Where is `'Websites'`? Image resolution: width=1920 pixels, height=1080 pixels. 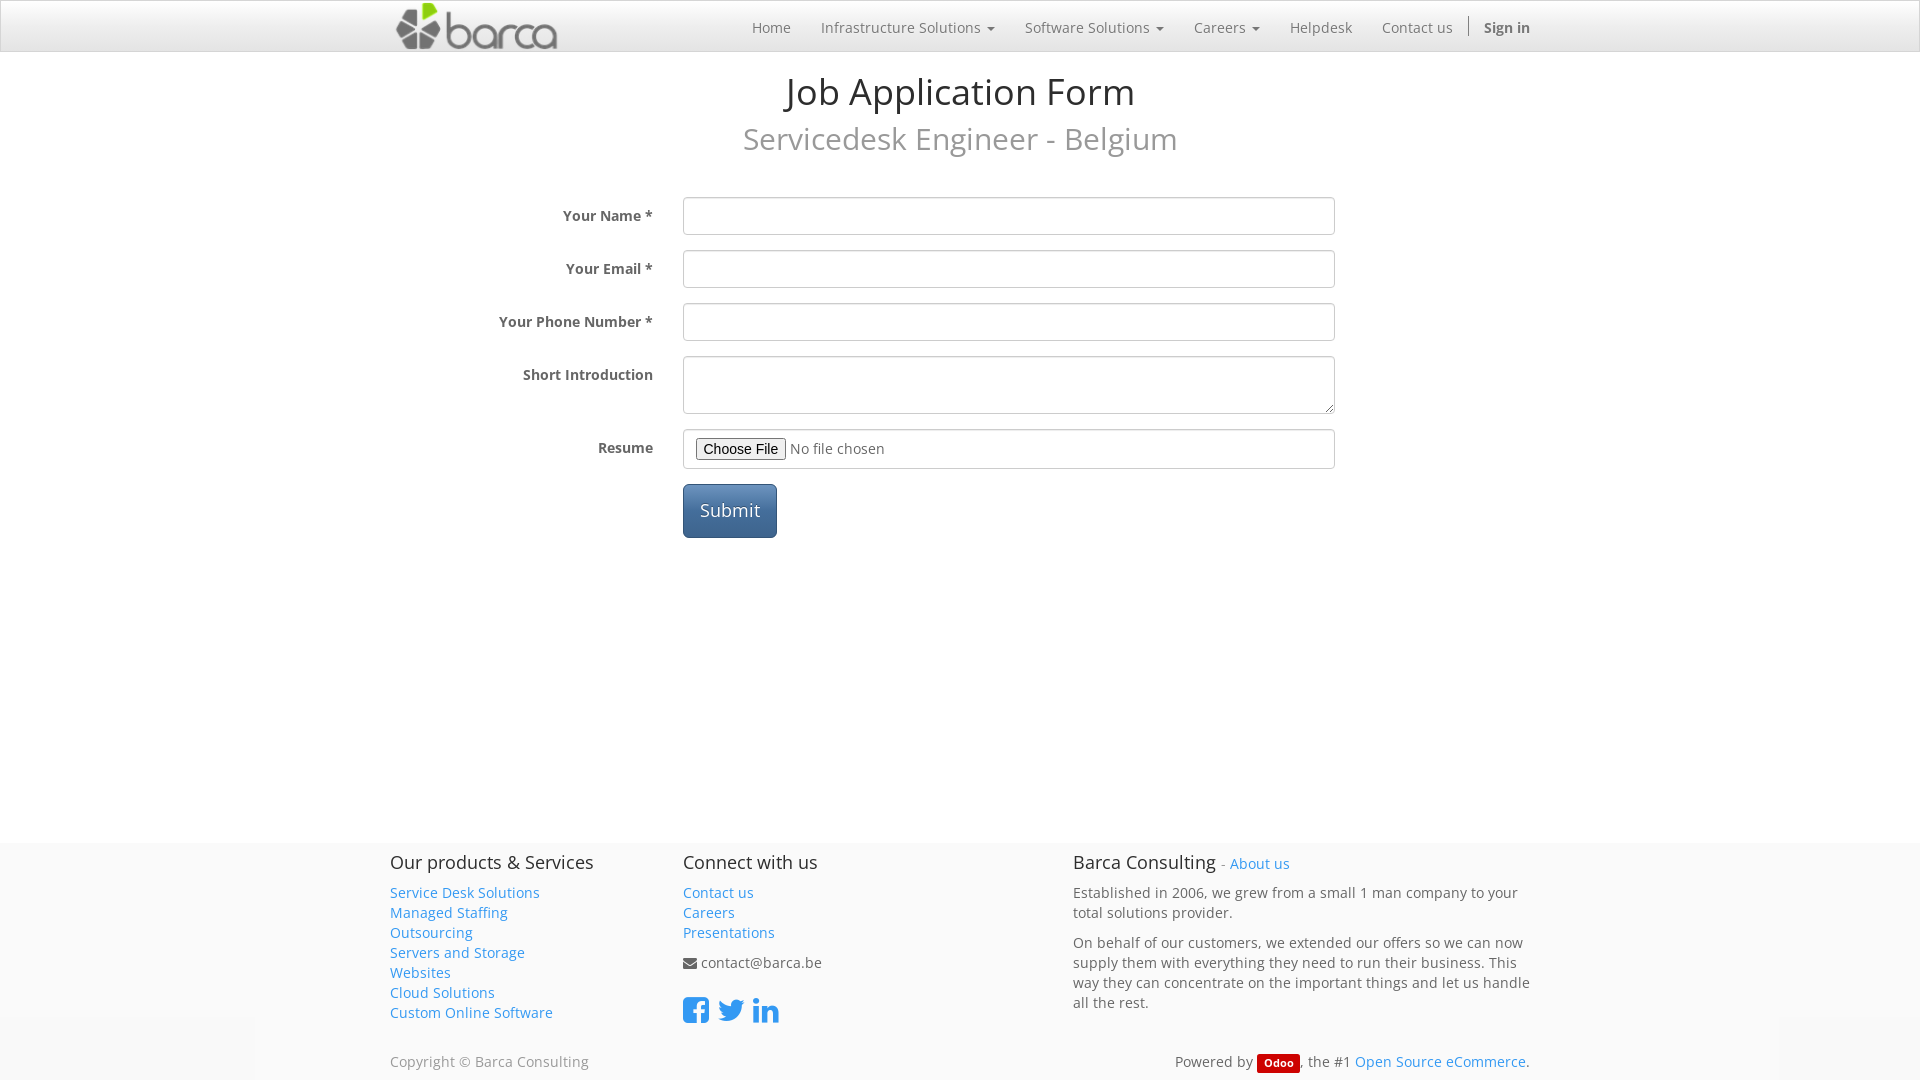
'Websites' is located at coordinates (419, 971).